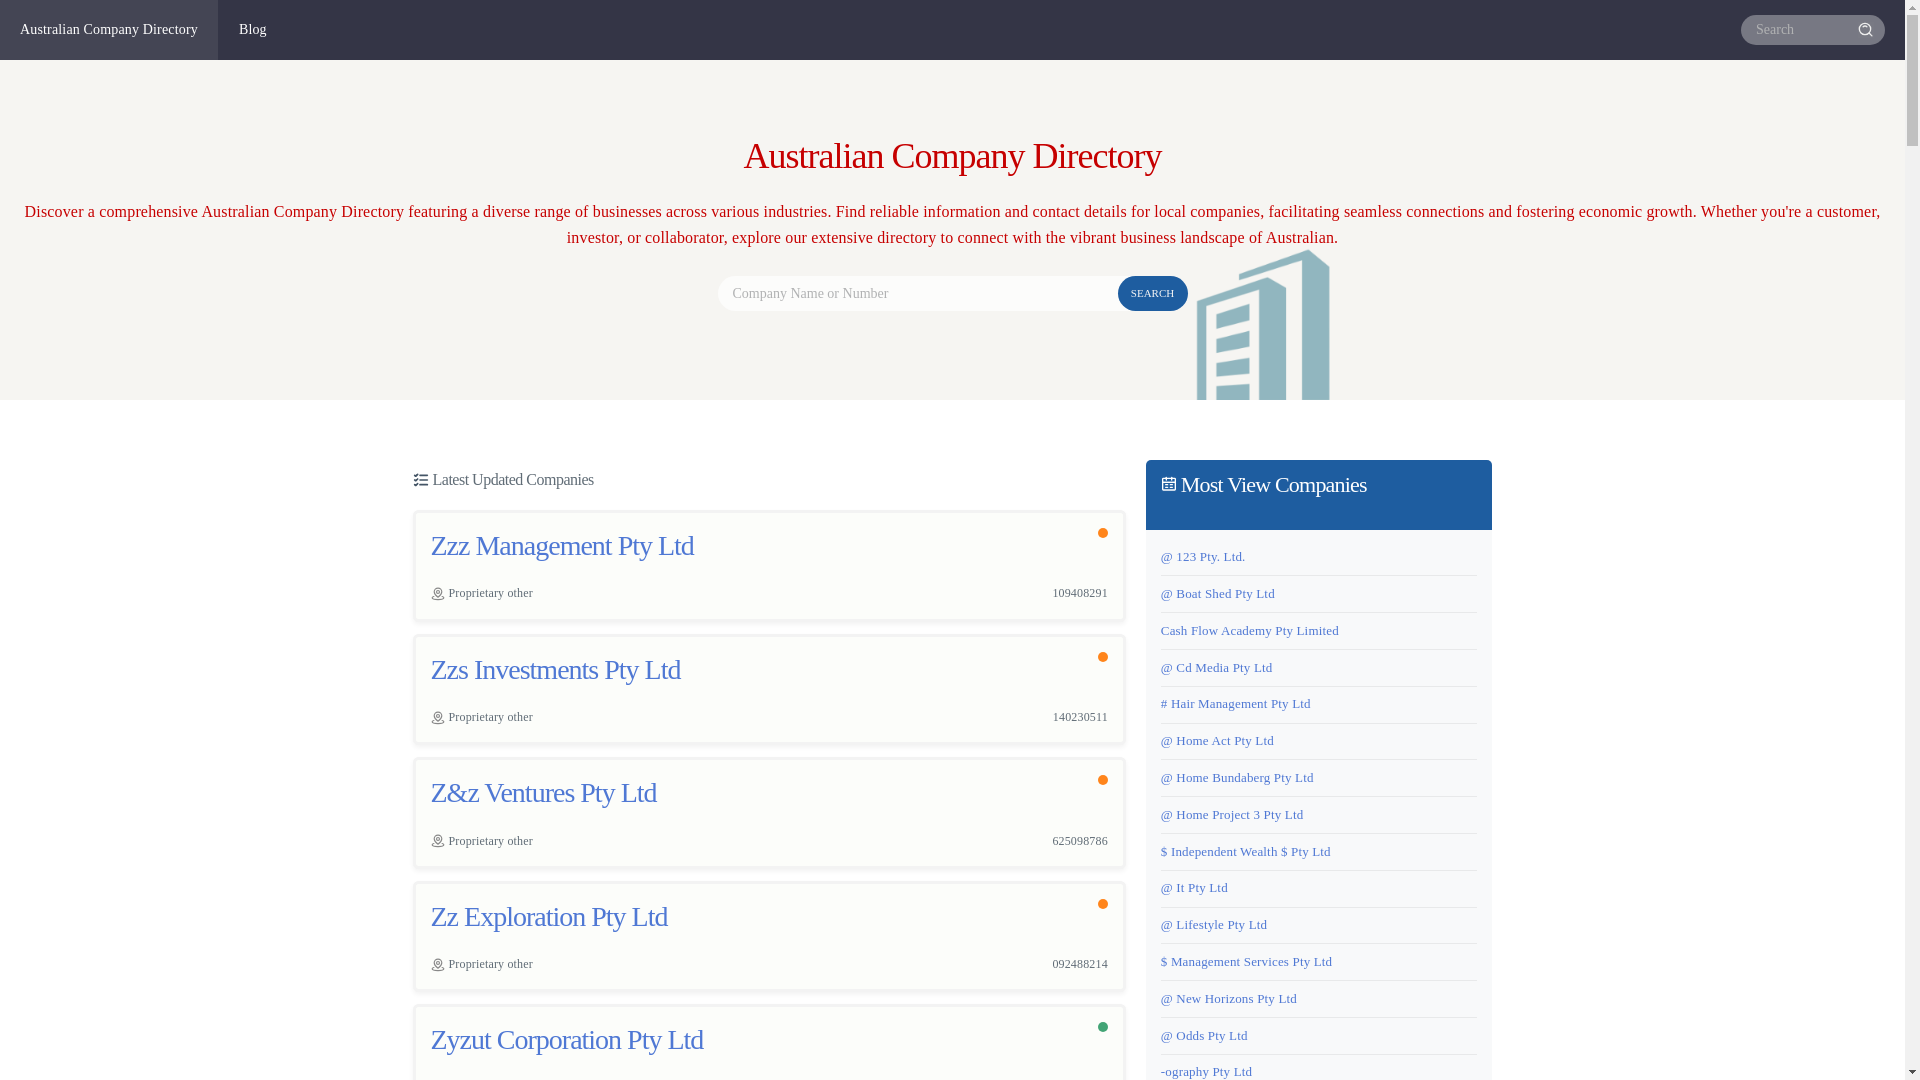 The image size is (1920, 1080). Describe the element at coordinates (1161, 851) in the screenshot. I see `'$ Independent Wealth $ Pty Ltd'` at that location.